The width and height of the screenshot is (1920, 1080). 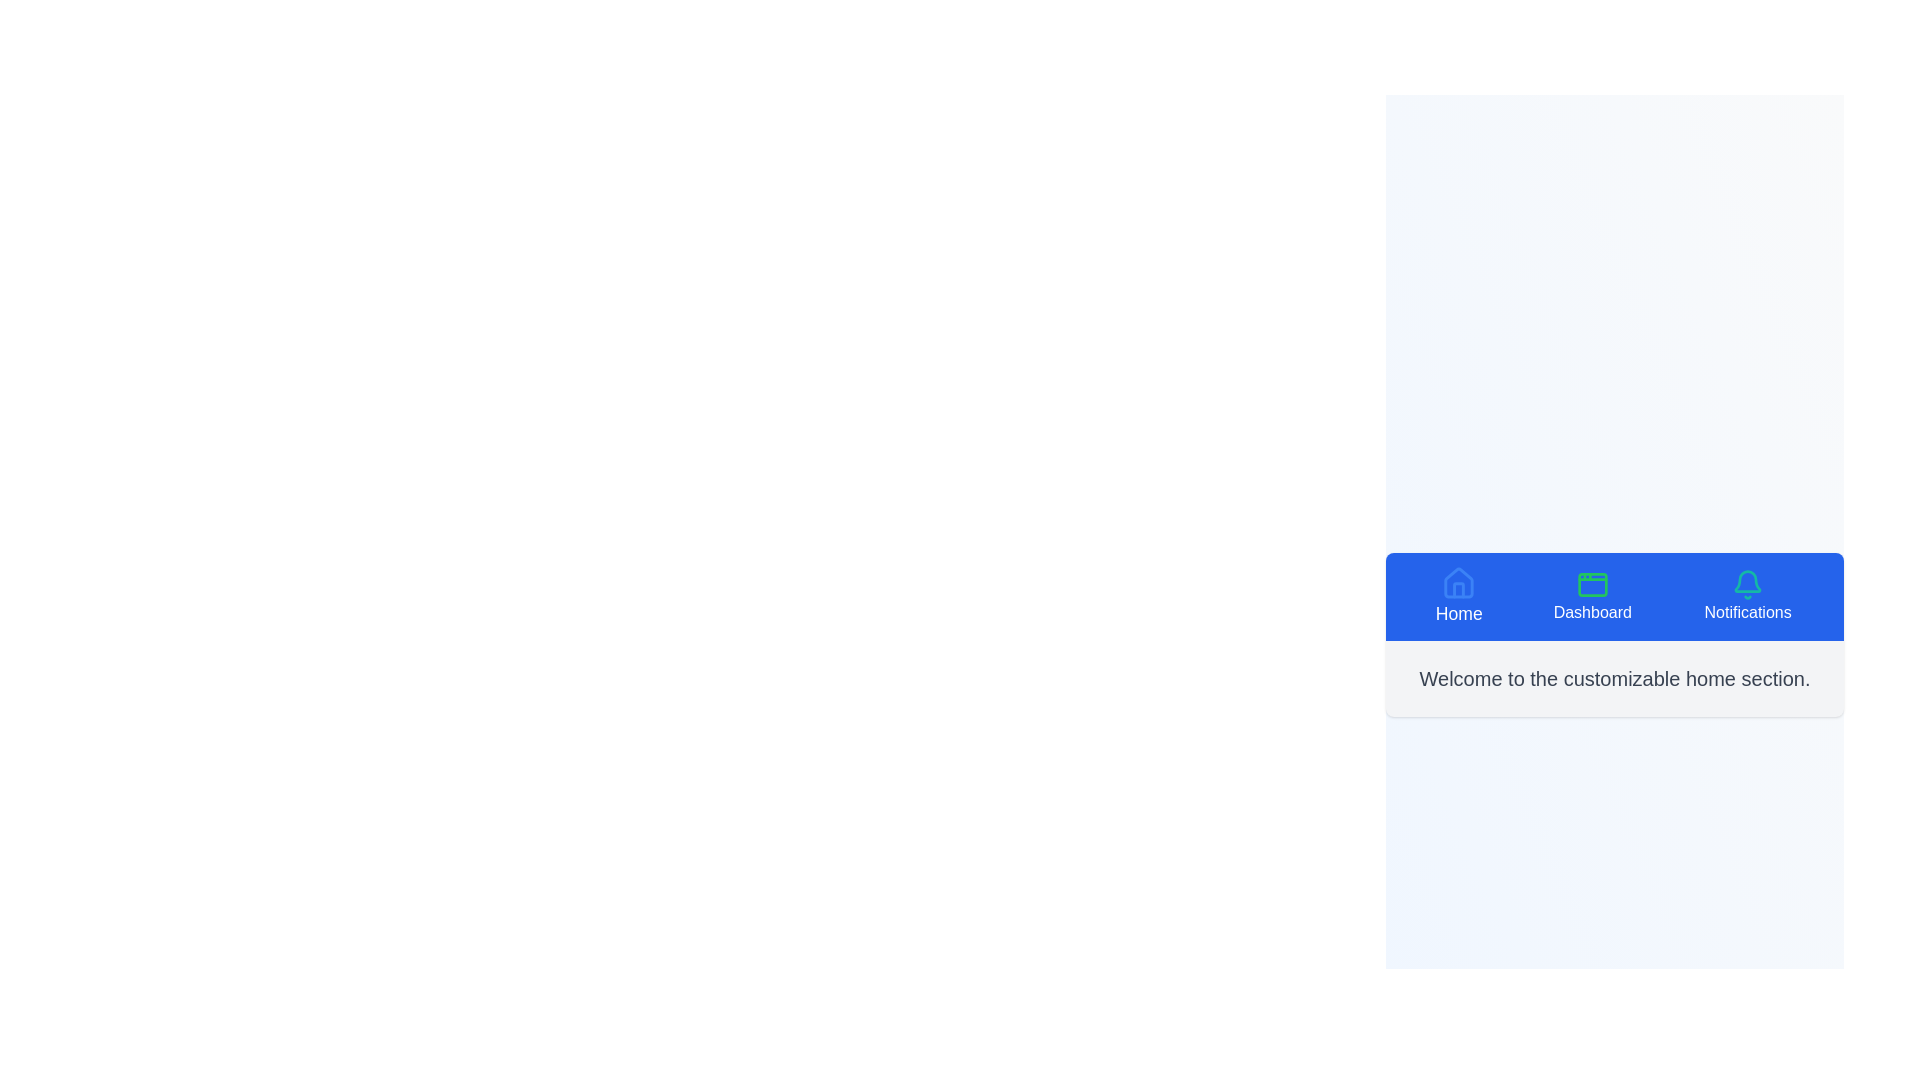 What do you see at coordinates (1747, 596) in the screenshot?
I see `the Notifications tab in the IconicTabs component` at bounding box center [1747, 596].